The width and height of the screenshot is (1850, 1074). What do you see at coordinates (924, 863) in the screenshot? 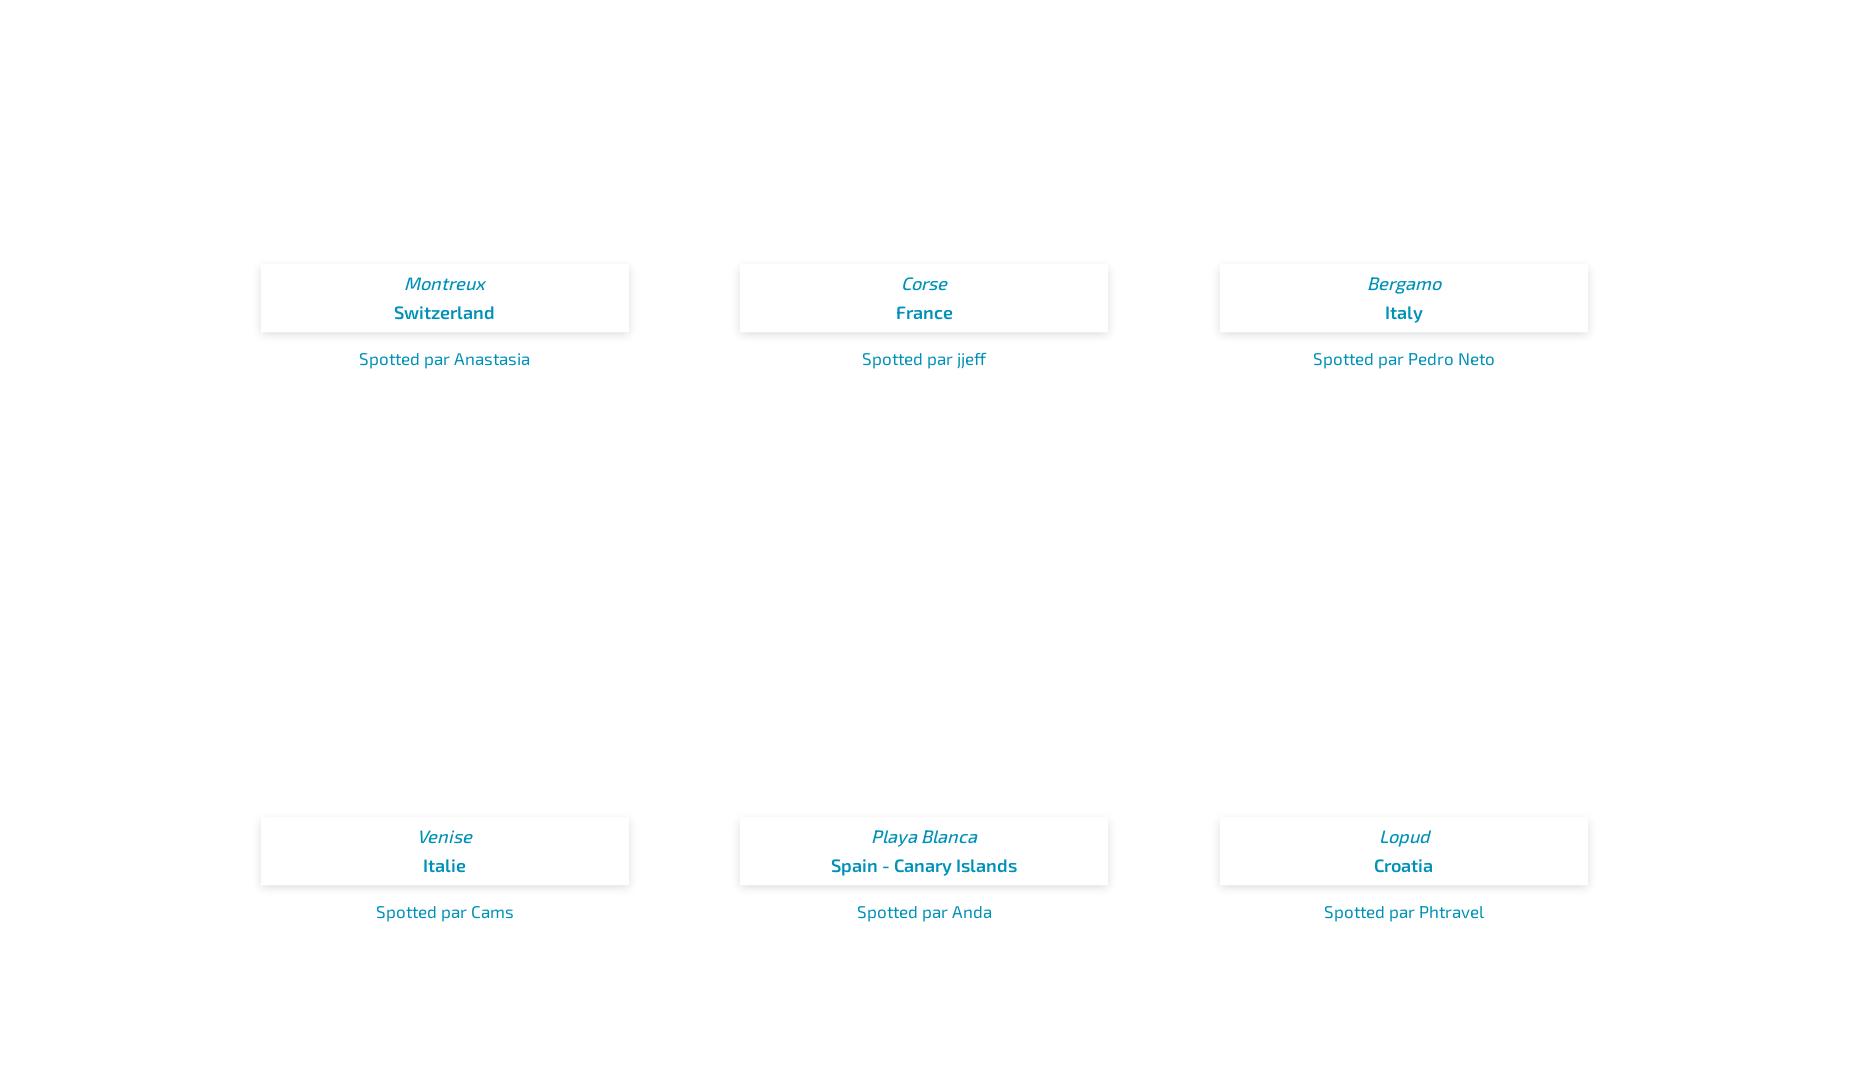
I see `'Spain - Canary Islands'` at bounding box center [924, 863].